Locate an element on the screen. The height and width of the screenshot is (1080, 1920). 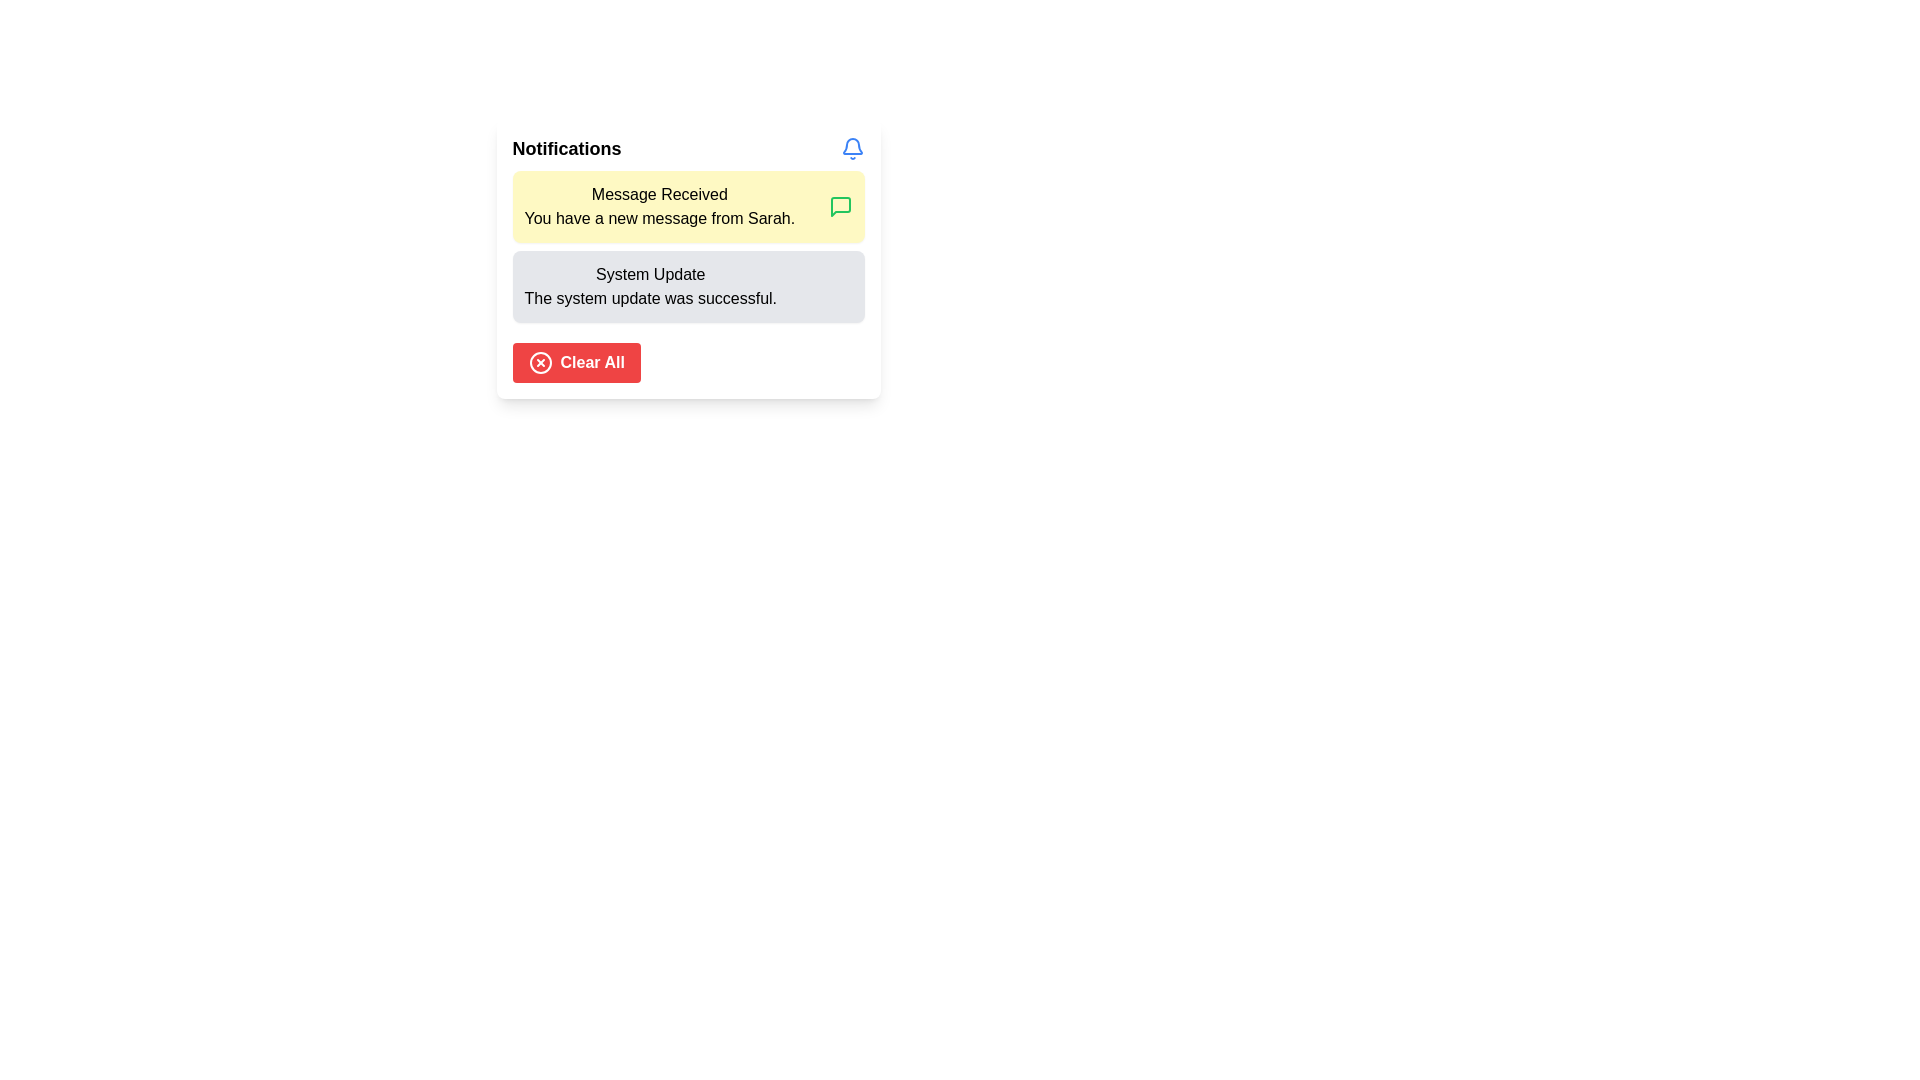
message displayed in the second text line of the notification card indicating the completion of a system update is located at coordinates (650, 299).